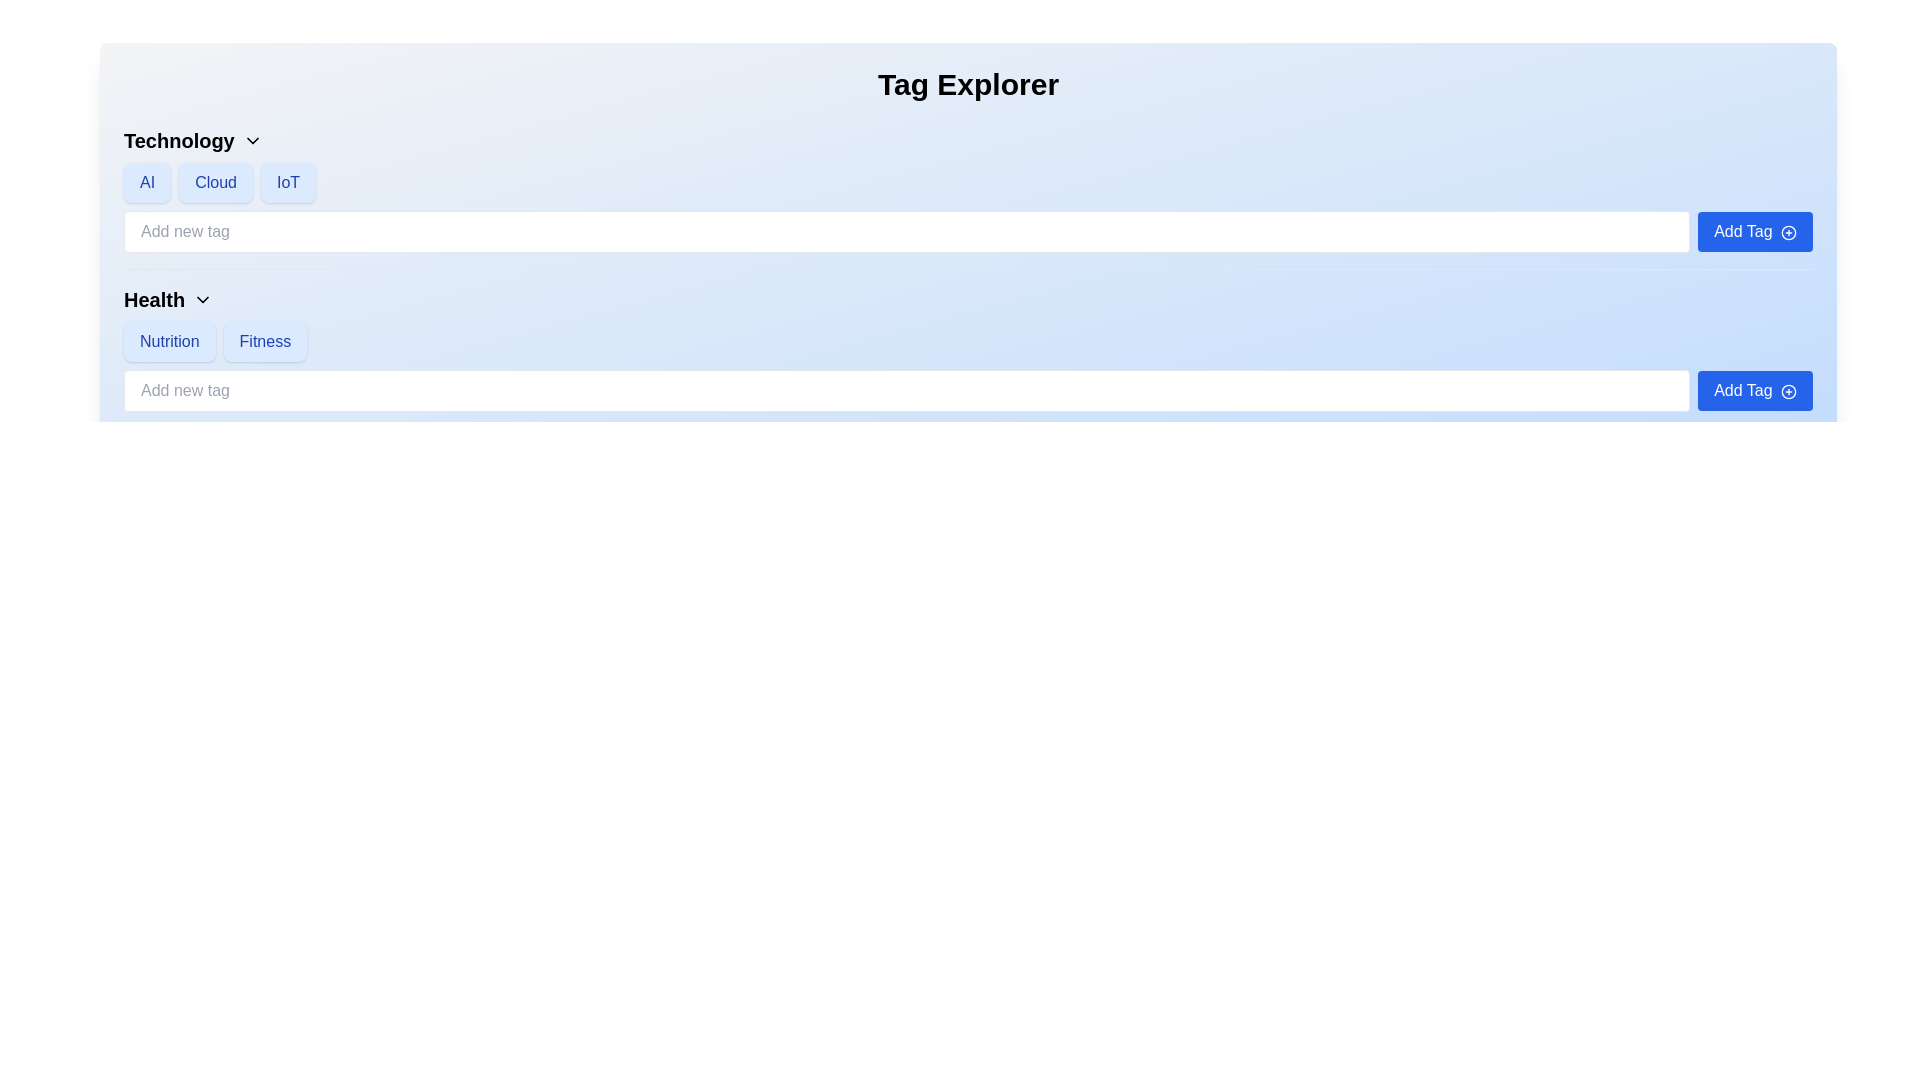 This screenshot has height=1080, width=1920. Describe the element at coordinates (251, 140) in the screenshot. I see `the Dropdown indicator (chevron symbol) next to the 'Technology' label` at that location.